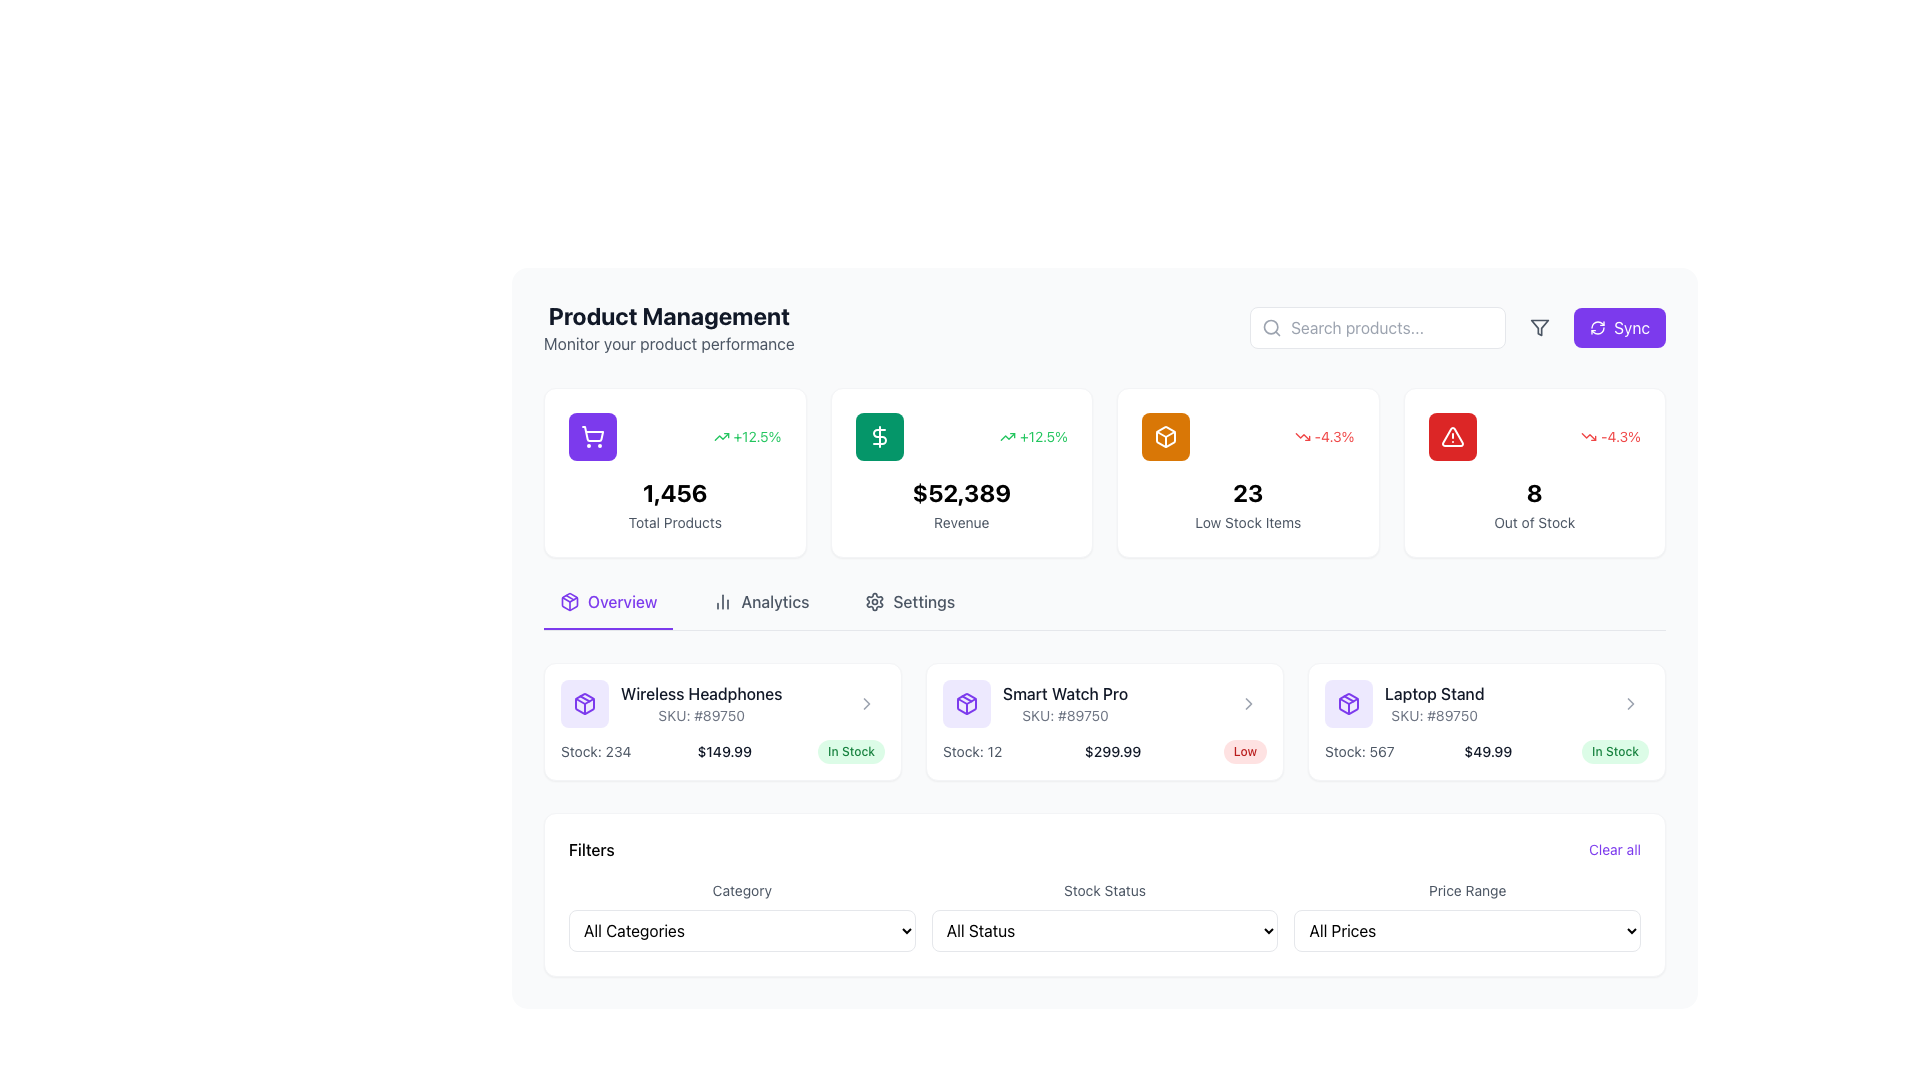 Image resolution: width=1920 pixels, height=1080 pixels. What do you see at coordinates (961, 435) in the screenshot?
I see `the informative indicator displaying the revenue growth percentage, located at the top center of the revenue card, for additional data (if enabled)` at bounding box center [961, 435].